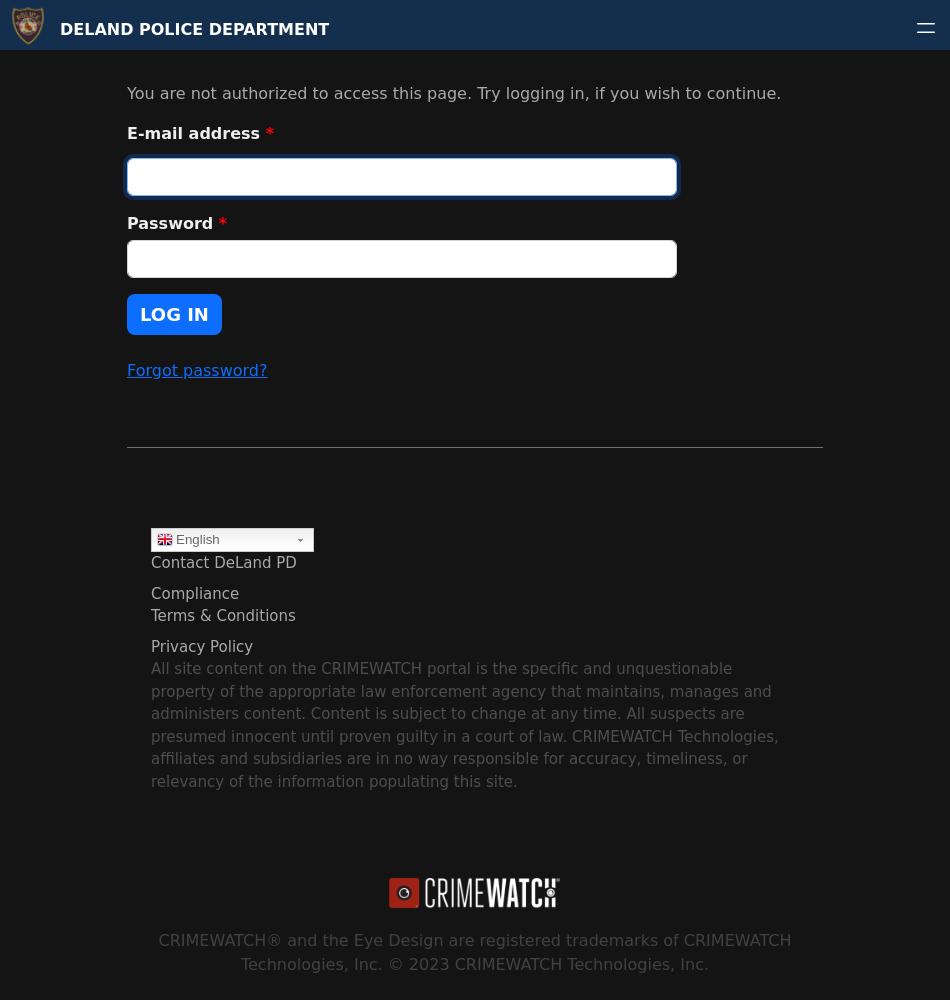 Image resolution: width=950 pixels, height=1000 pixels. What do you see at coordinates (201, 646) in the screenshot?
I see `'Privacy Policy'` at bounding box center [201, 646].